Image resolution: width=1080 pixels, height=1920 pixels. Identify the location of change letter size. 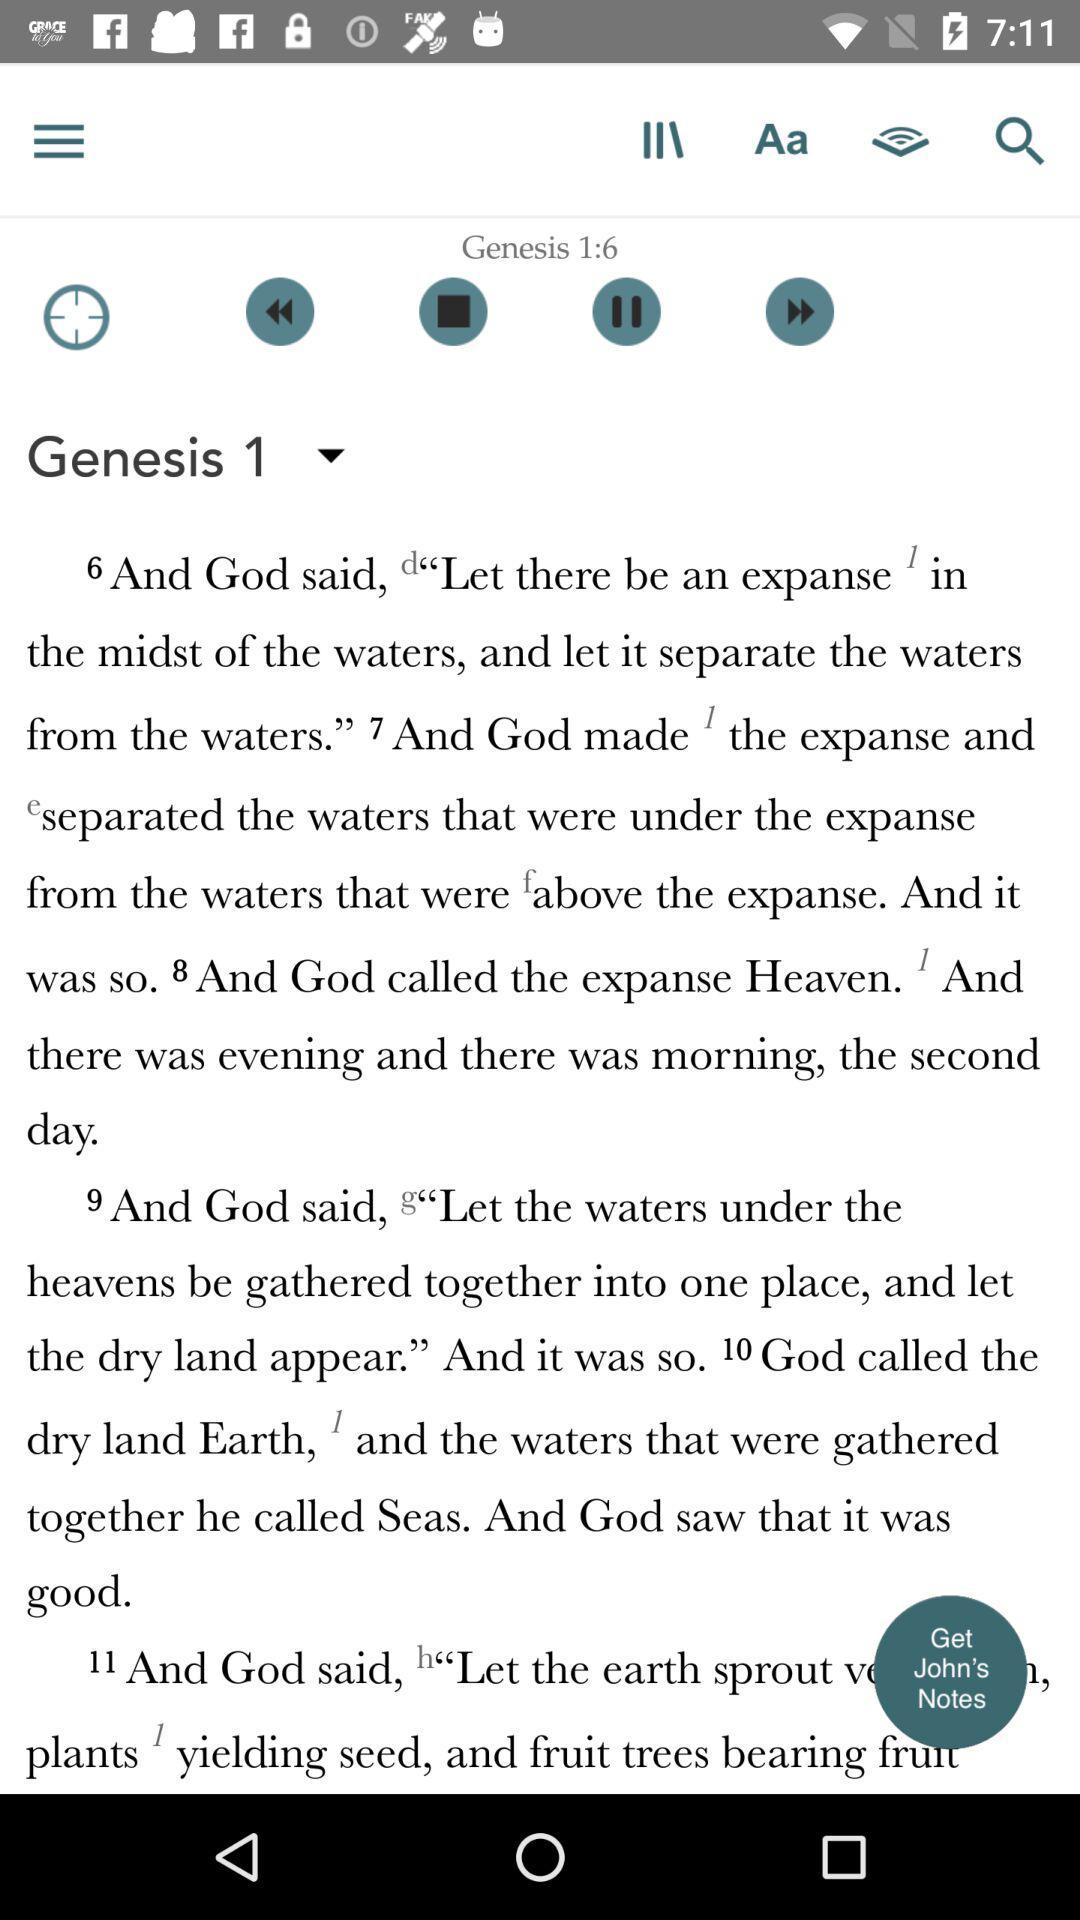
(780, 139).